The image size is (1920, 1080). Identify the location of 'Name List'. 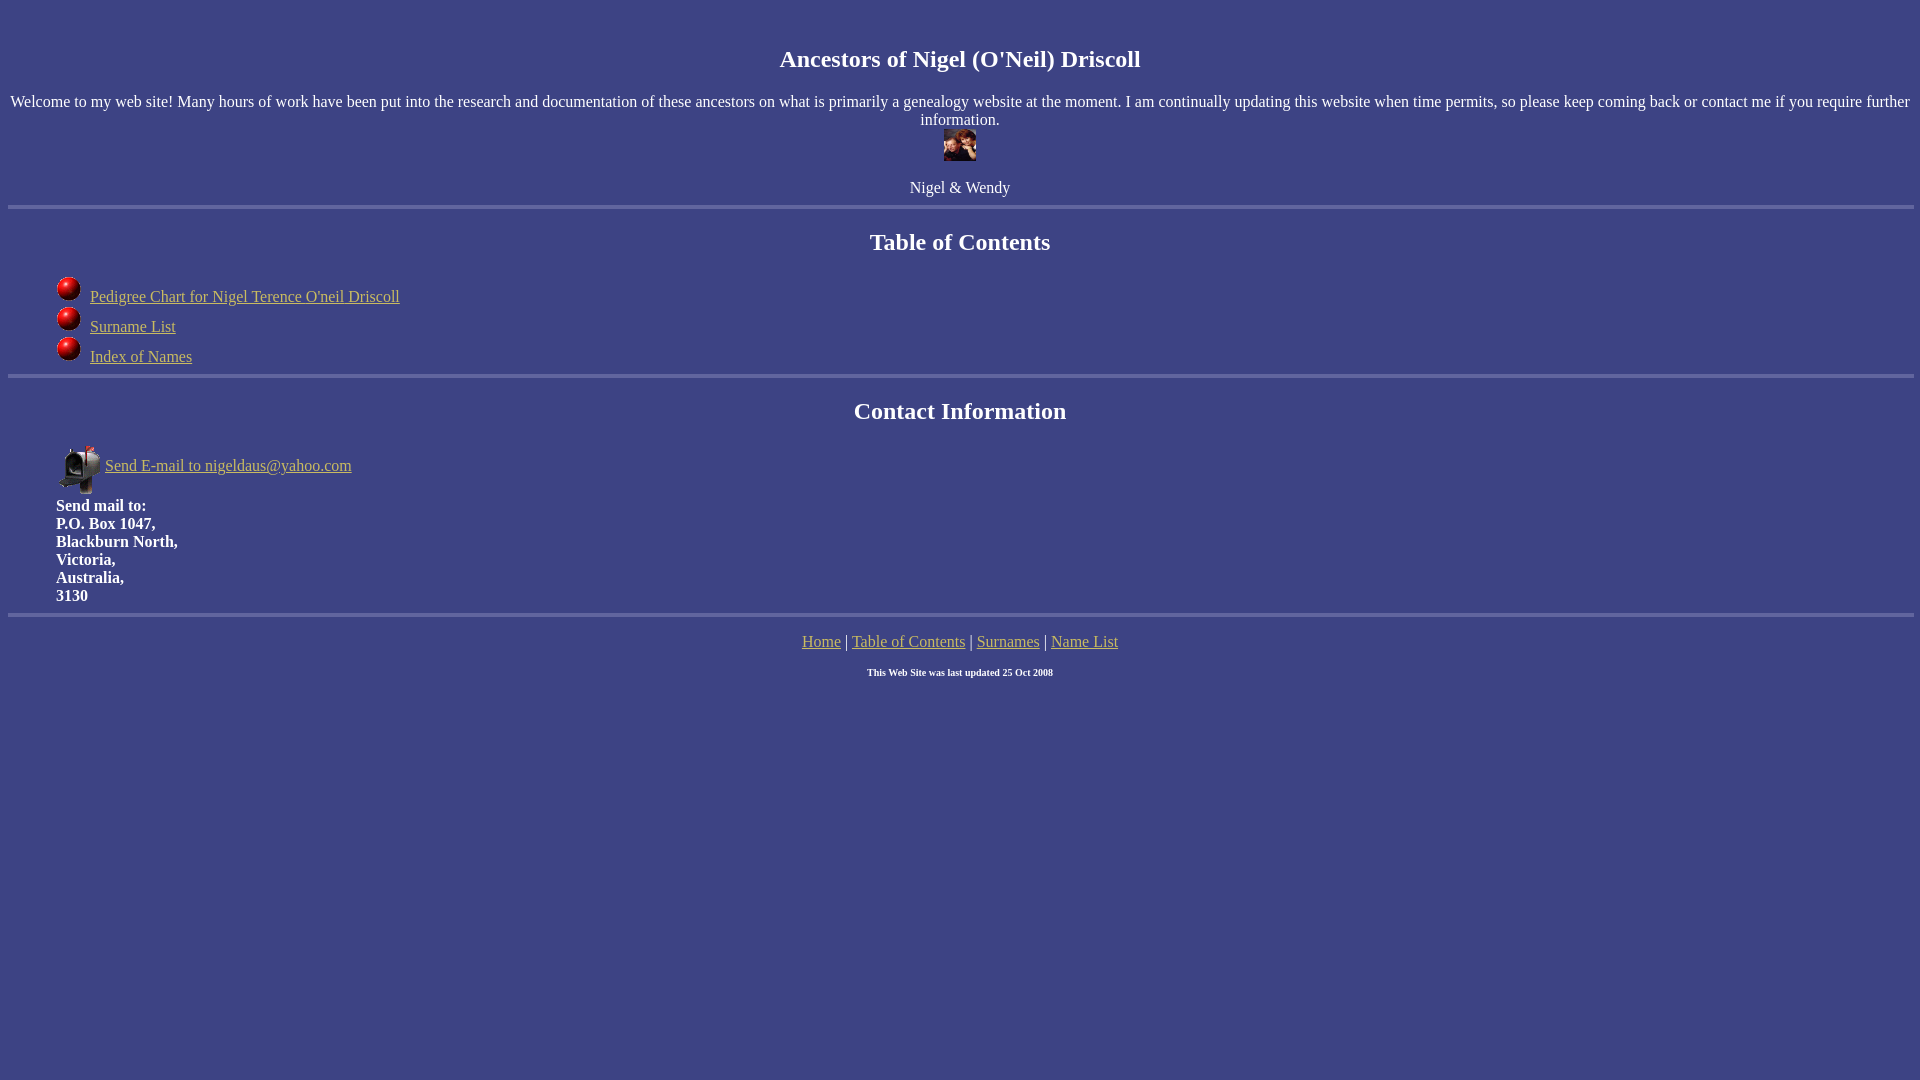
(1083, 641).